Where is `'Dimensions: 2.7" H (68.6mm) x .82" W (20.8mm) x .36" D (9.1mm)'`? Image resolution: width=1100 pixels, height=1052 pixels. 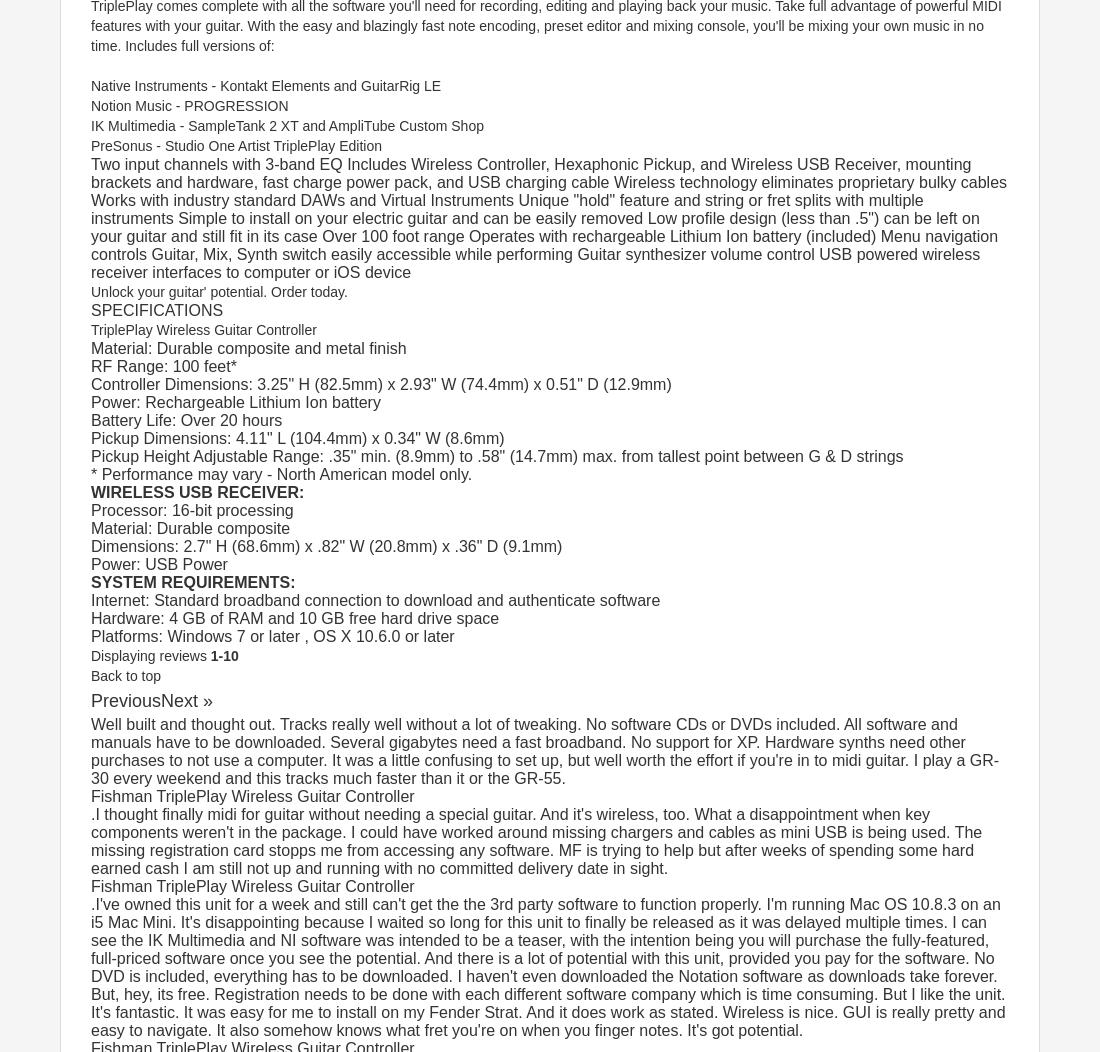
'Dimensions: 2.7" H (68.6mm) x .82" W (20.8mm) x .36" D (9.1mm)' is located at coordinates (325, 546).